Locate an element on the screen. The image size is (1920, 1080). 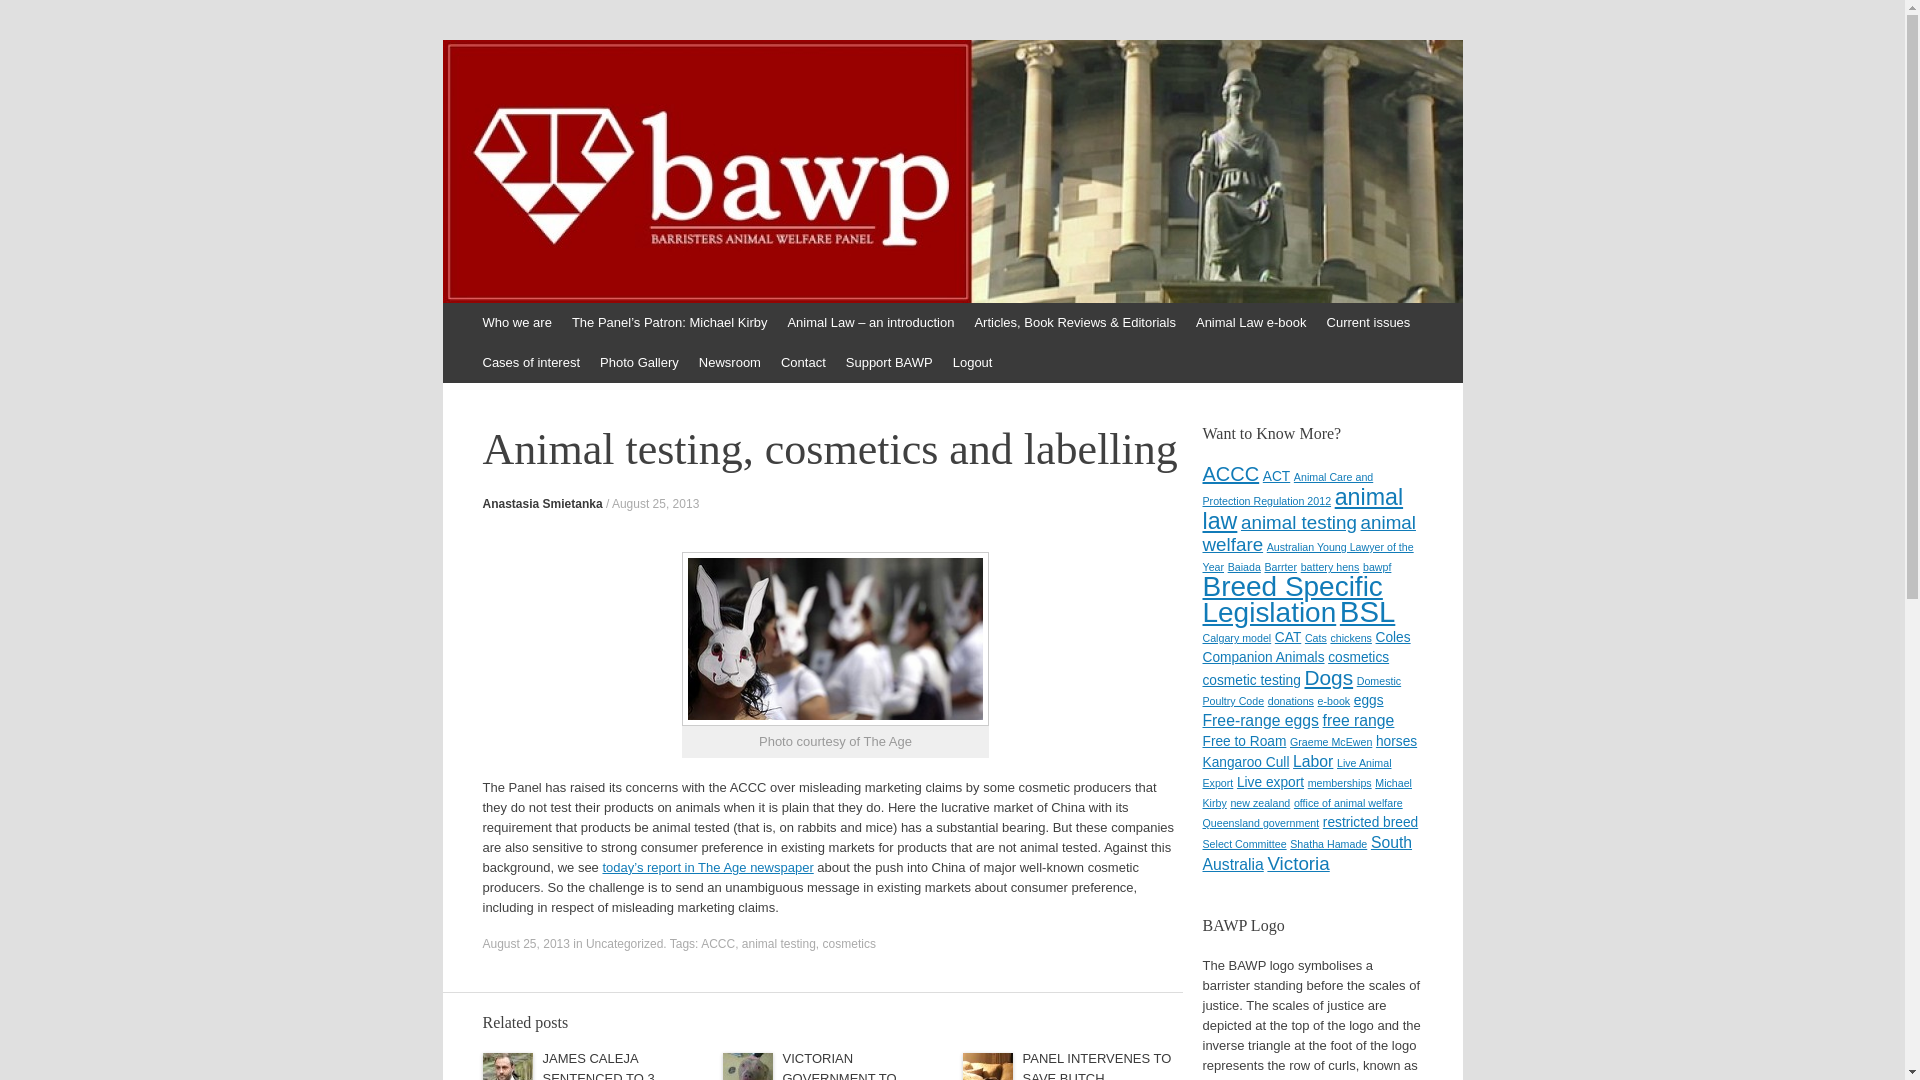
'e-book' is located at coordinates (1334, 700).